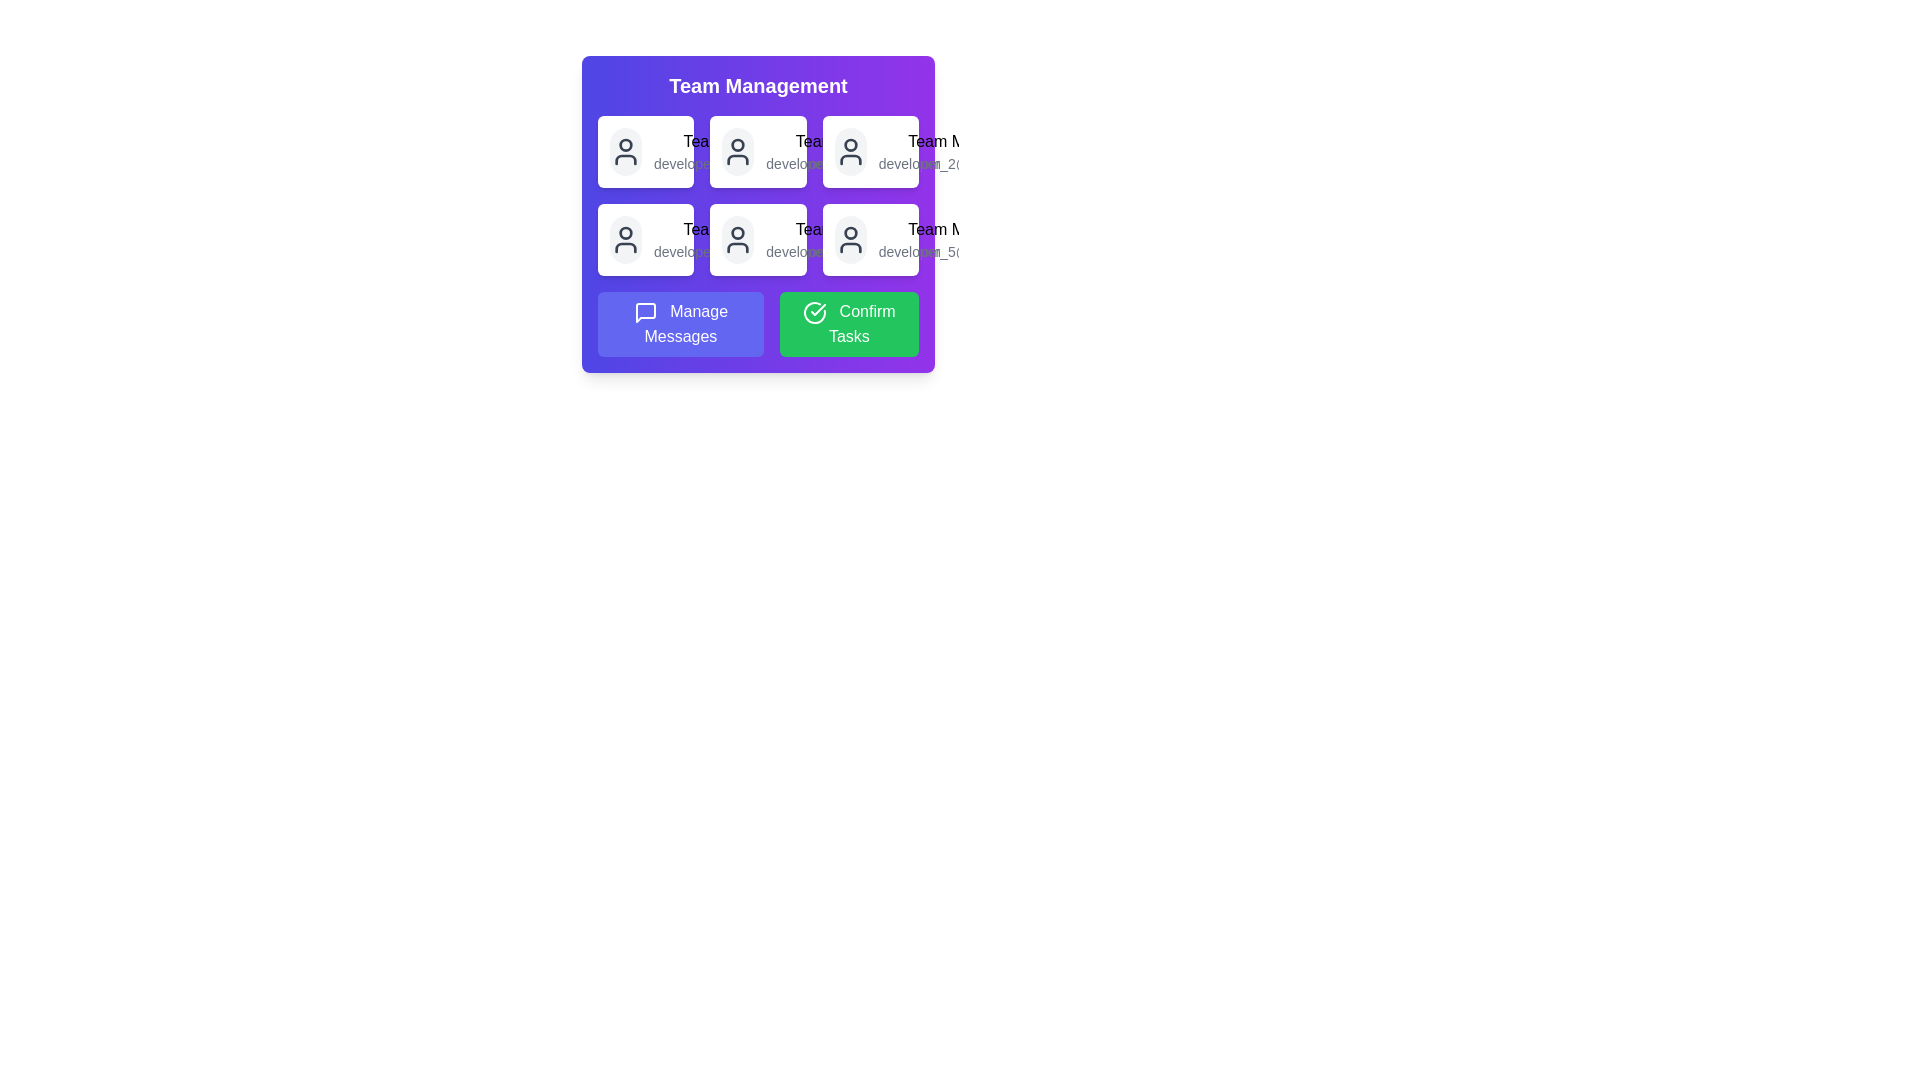 This screenshot has height=1080, width=1920. Describe the element at coordinates (737, 144) in the screenshot. I see `the SVG circle representing the head of a user icon in the second position of the grid layout` at that location.